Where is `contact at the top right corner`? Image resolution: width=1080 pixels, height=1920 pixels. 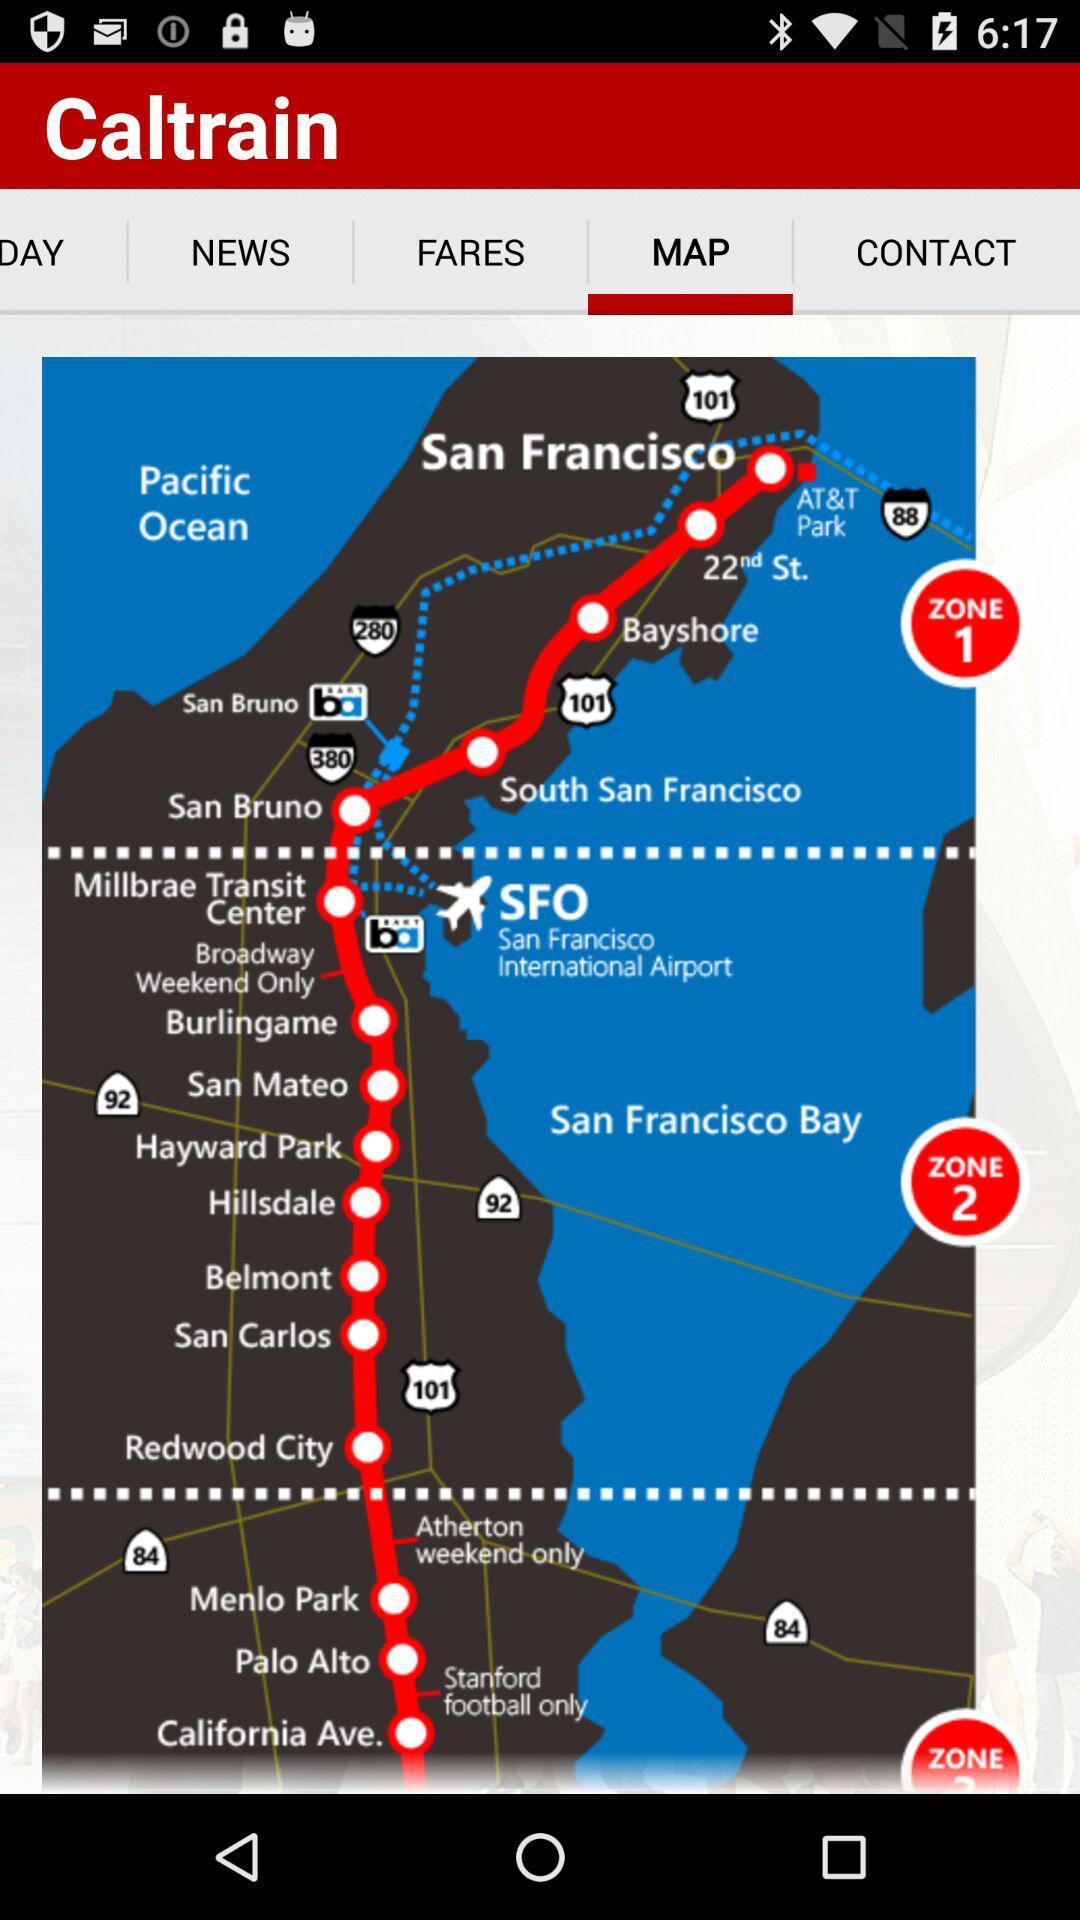
contact at the top right corner is located at coordinates (936, 251).